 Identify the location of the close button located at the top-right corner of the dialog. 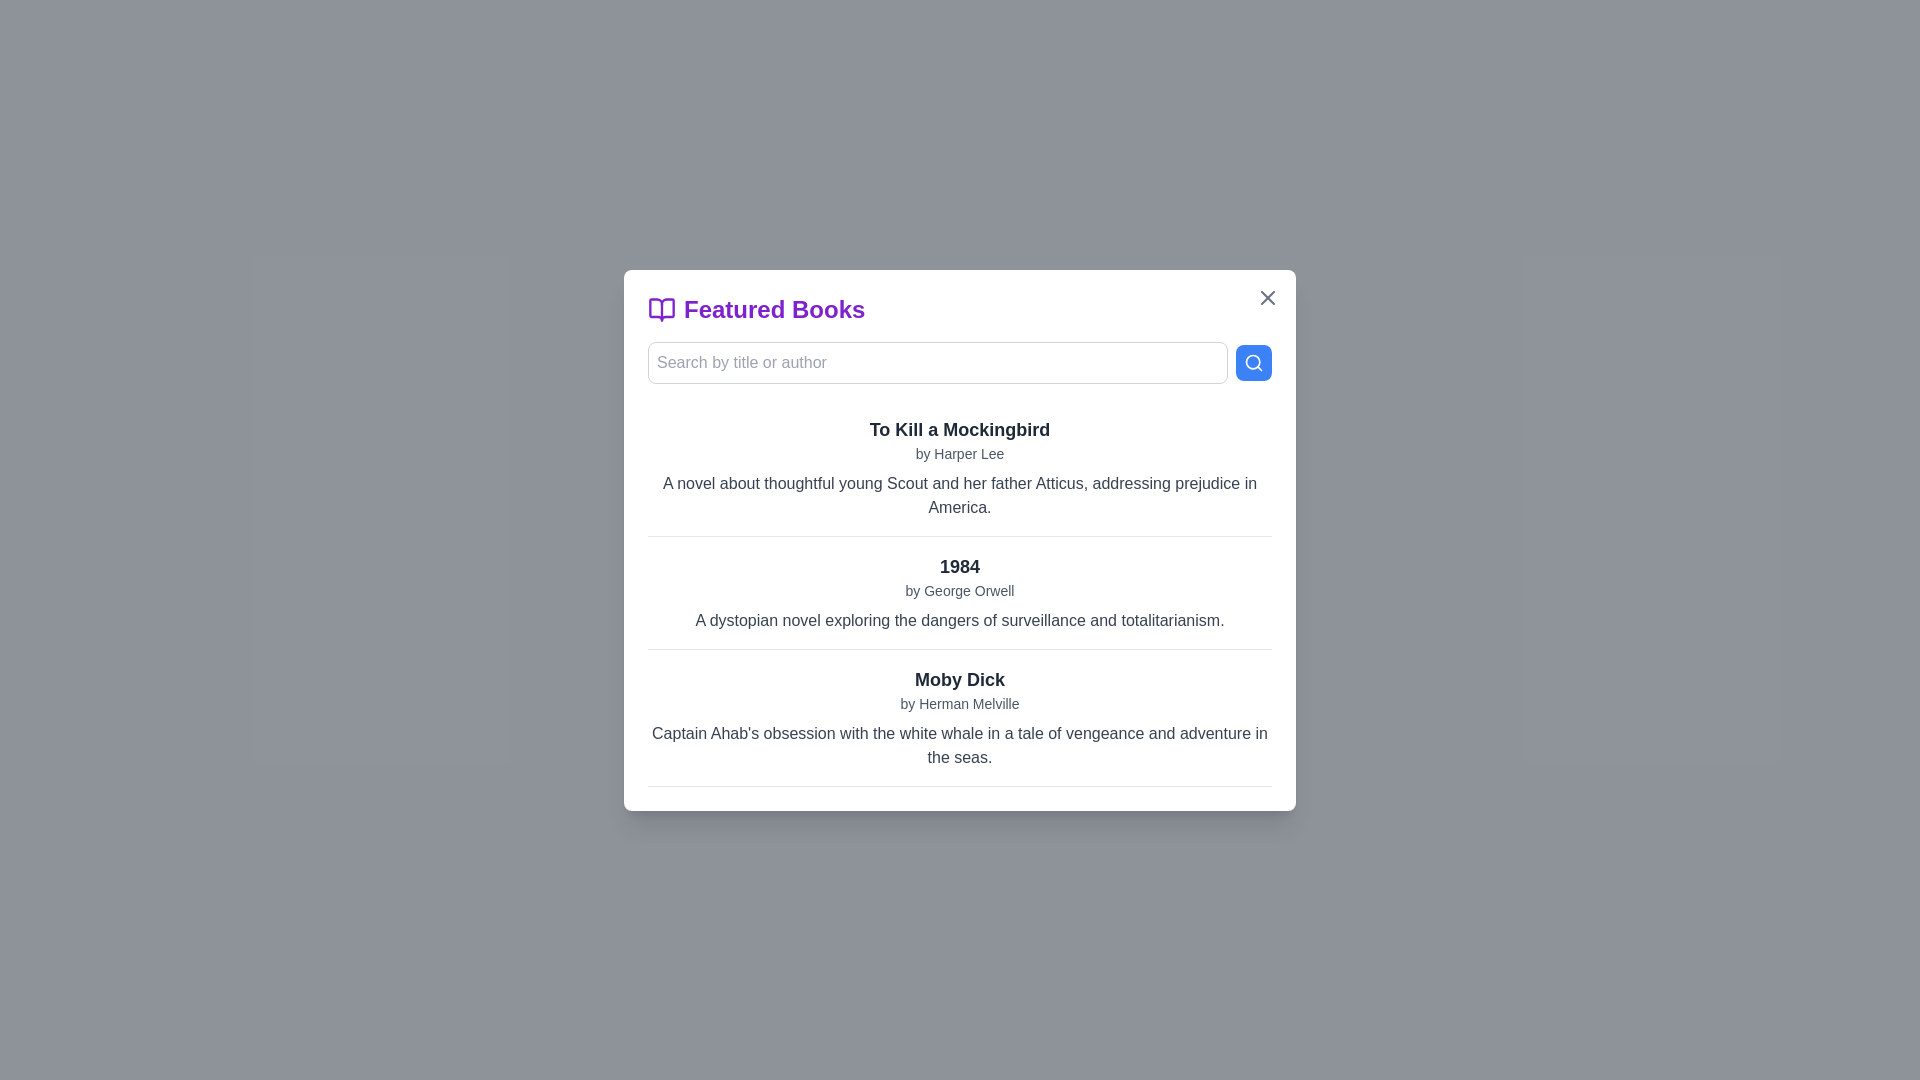
(1266, 297).